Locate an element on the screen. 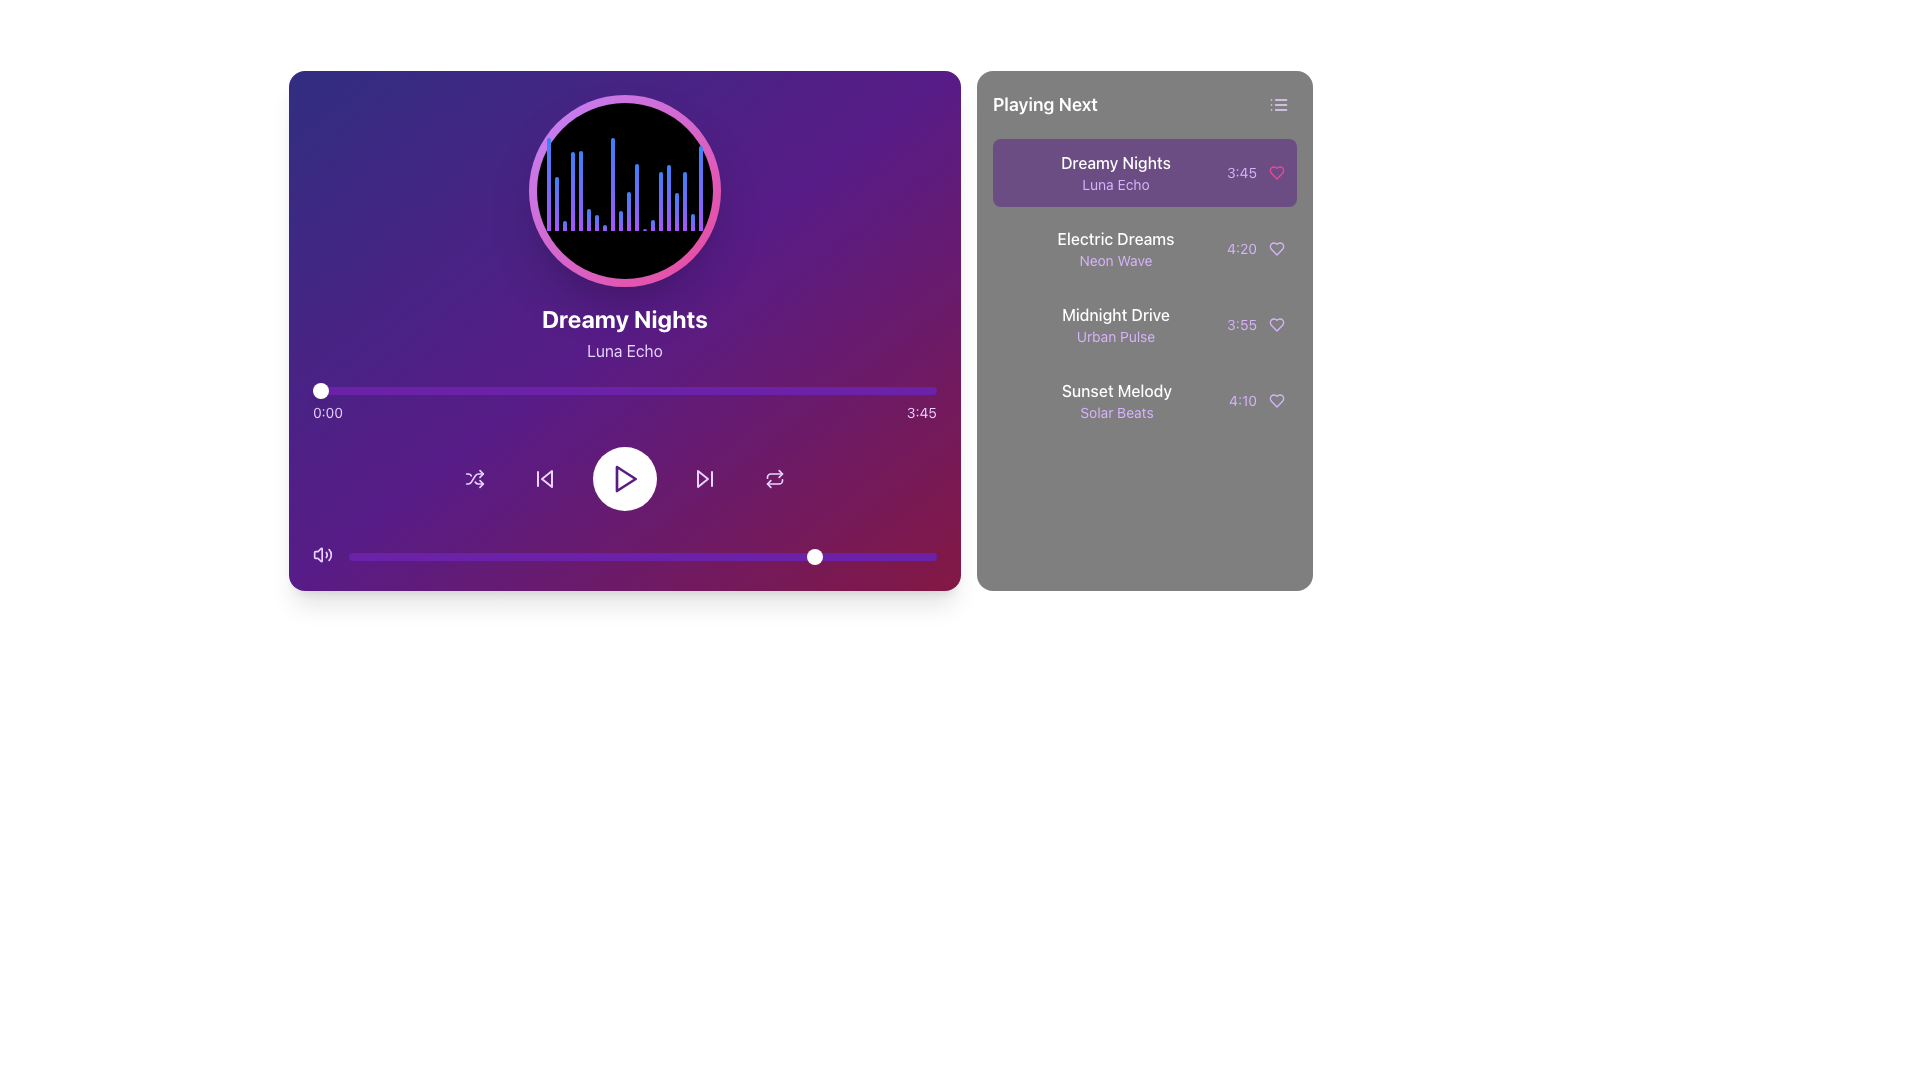 The width and height of the screenshot is (1920, 1080). the 'Previous' button is located at coordinates (544, 478).